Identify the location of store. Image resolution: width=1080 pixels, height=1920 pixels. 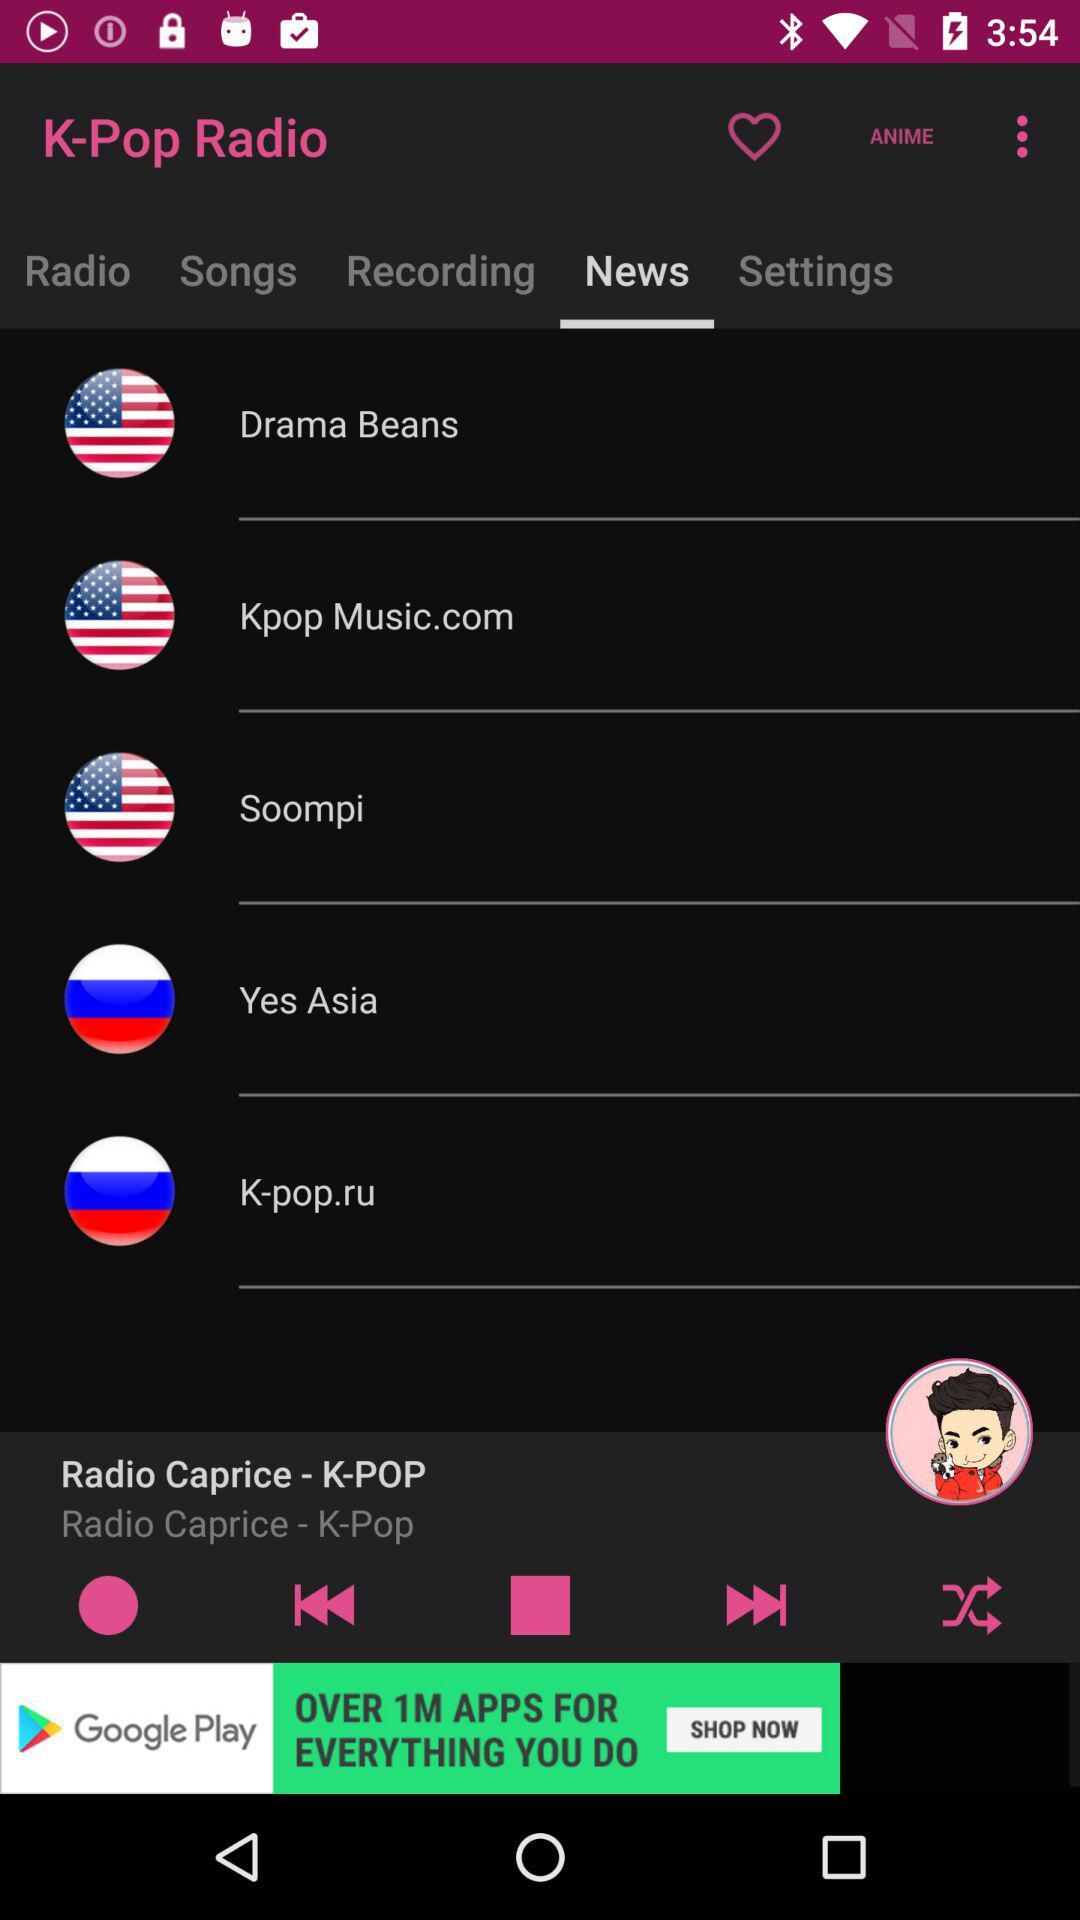
(540, 1727).